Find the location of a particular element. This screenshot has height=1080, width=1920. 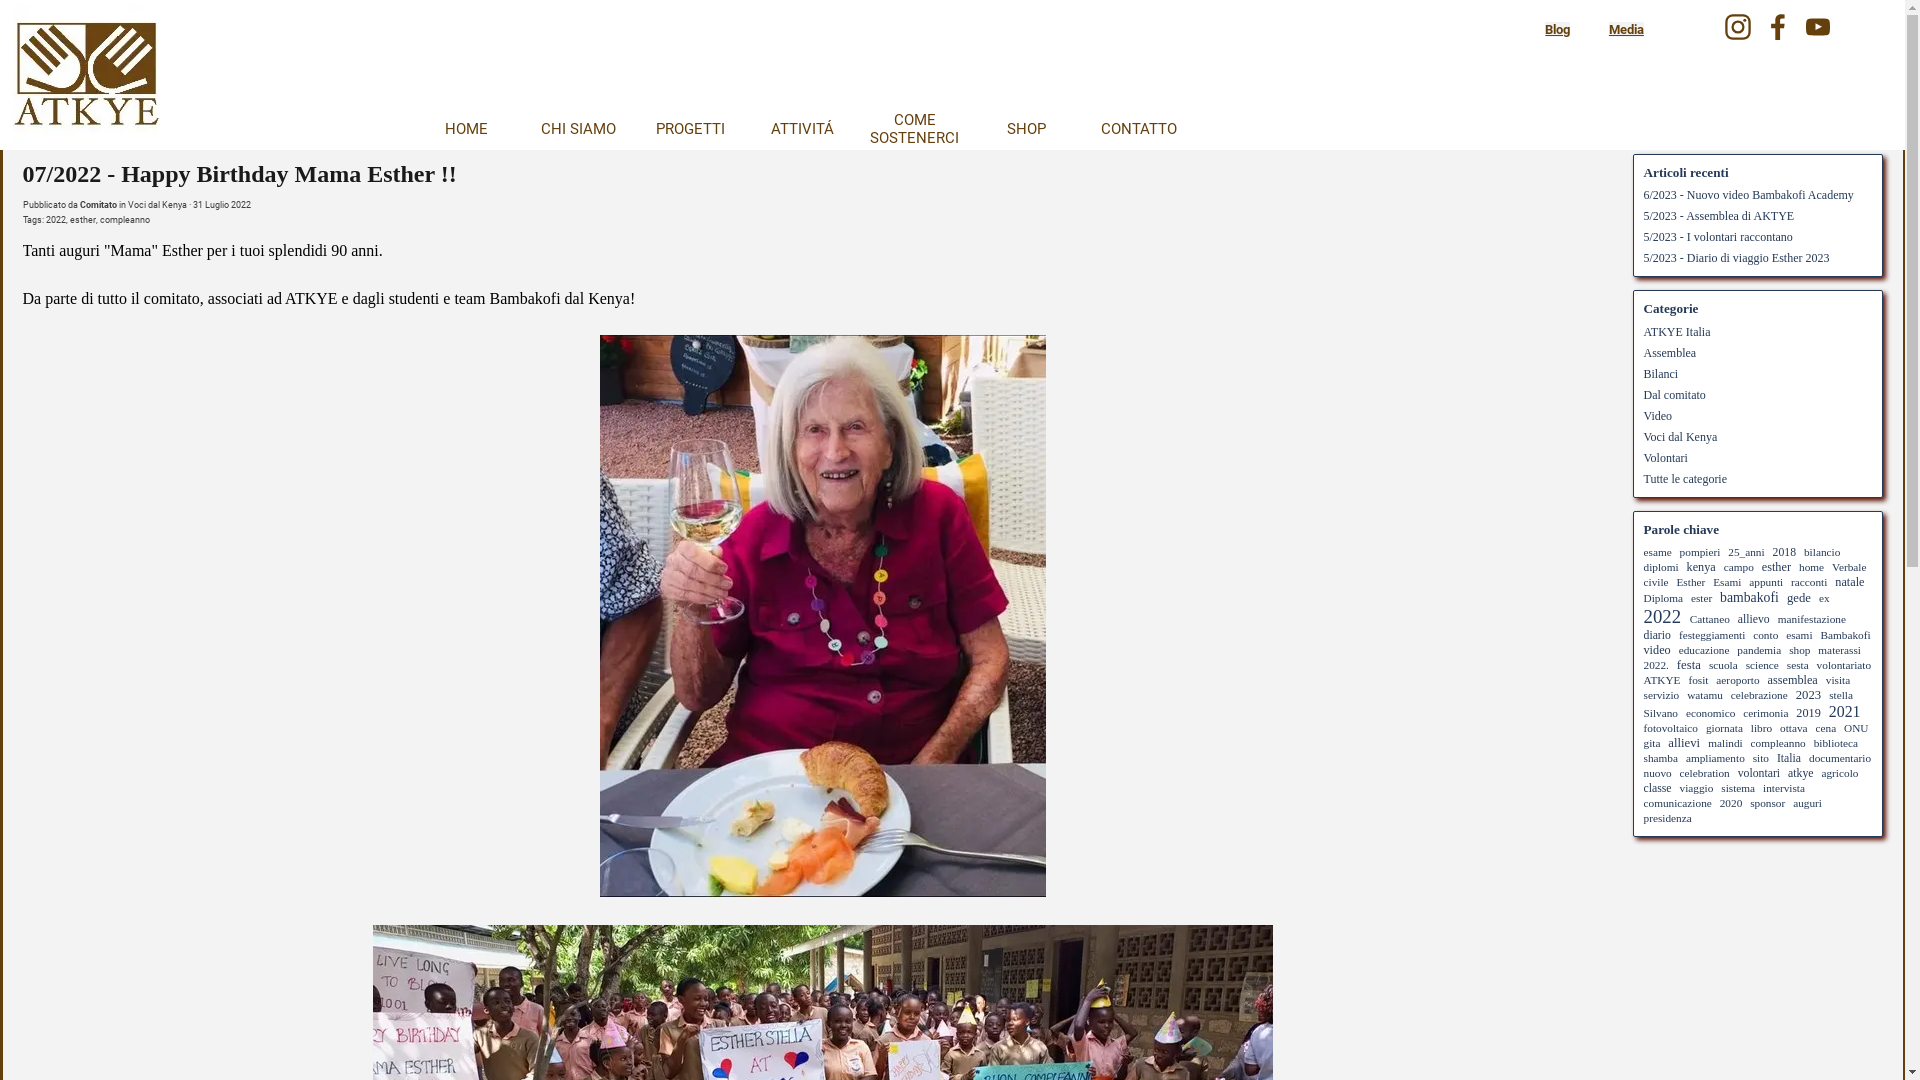

'home' is located at coordinates (1811, 567).